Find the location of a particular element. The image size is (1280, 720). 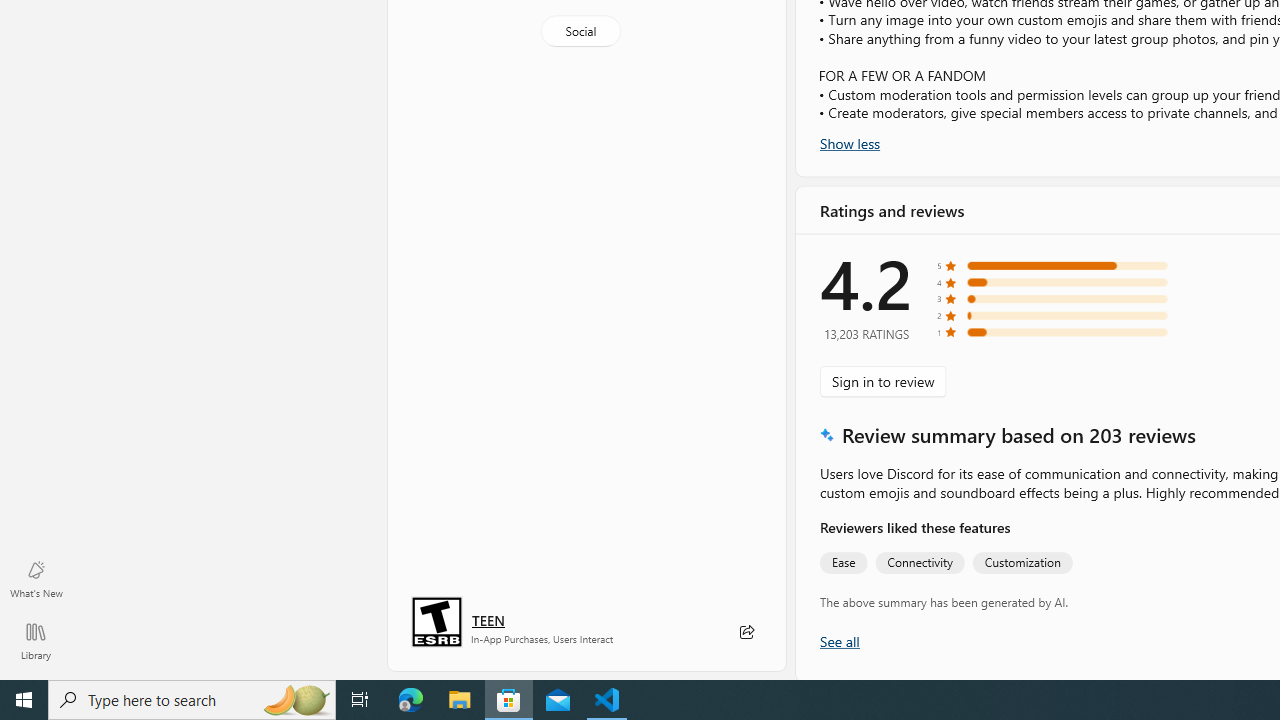

'Sign in to review' is located at coordinates (882, 380).